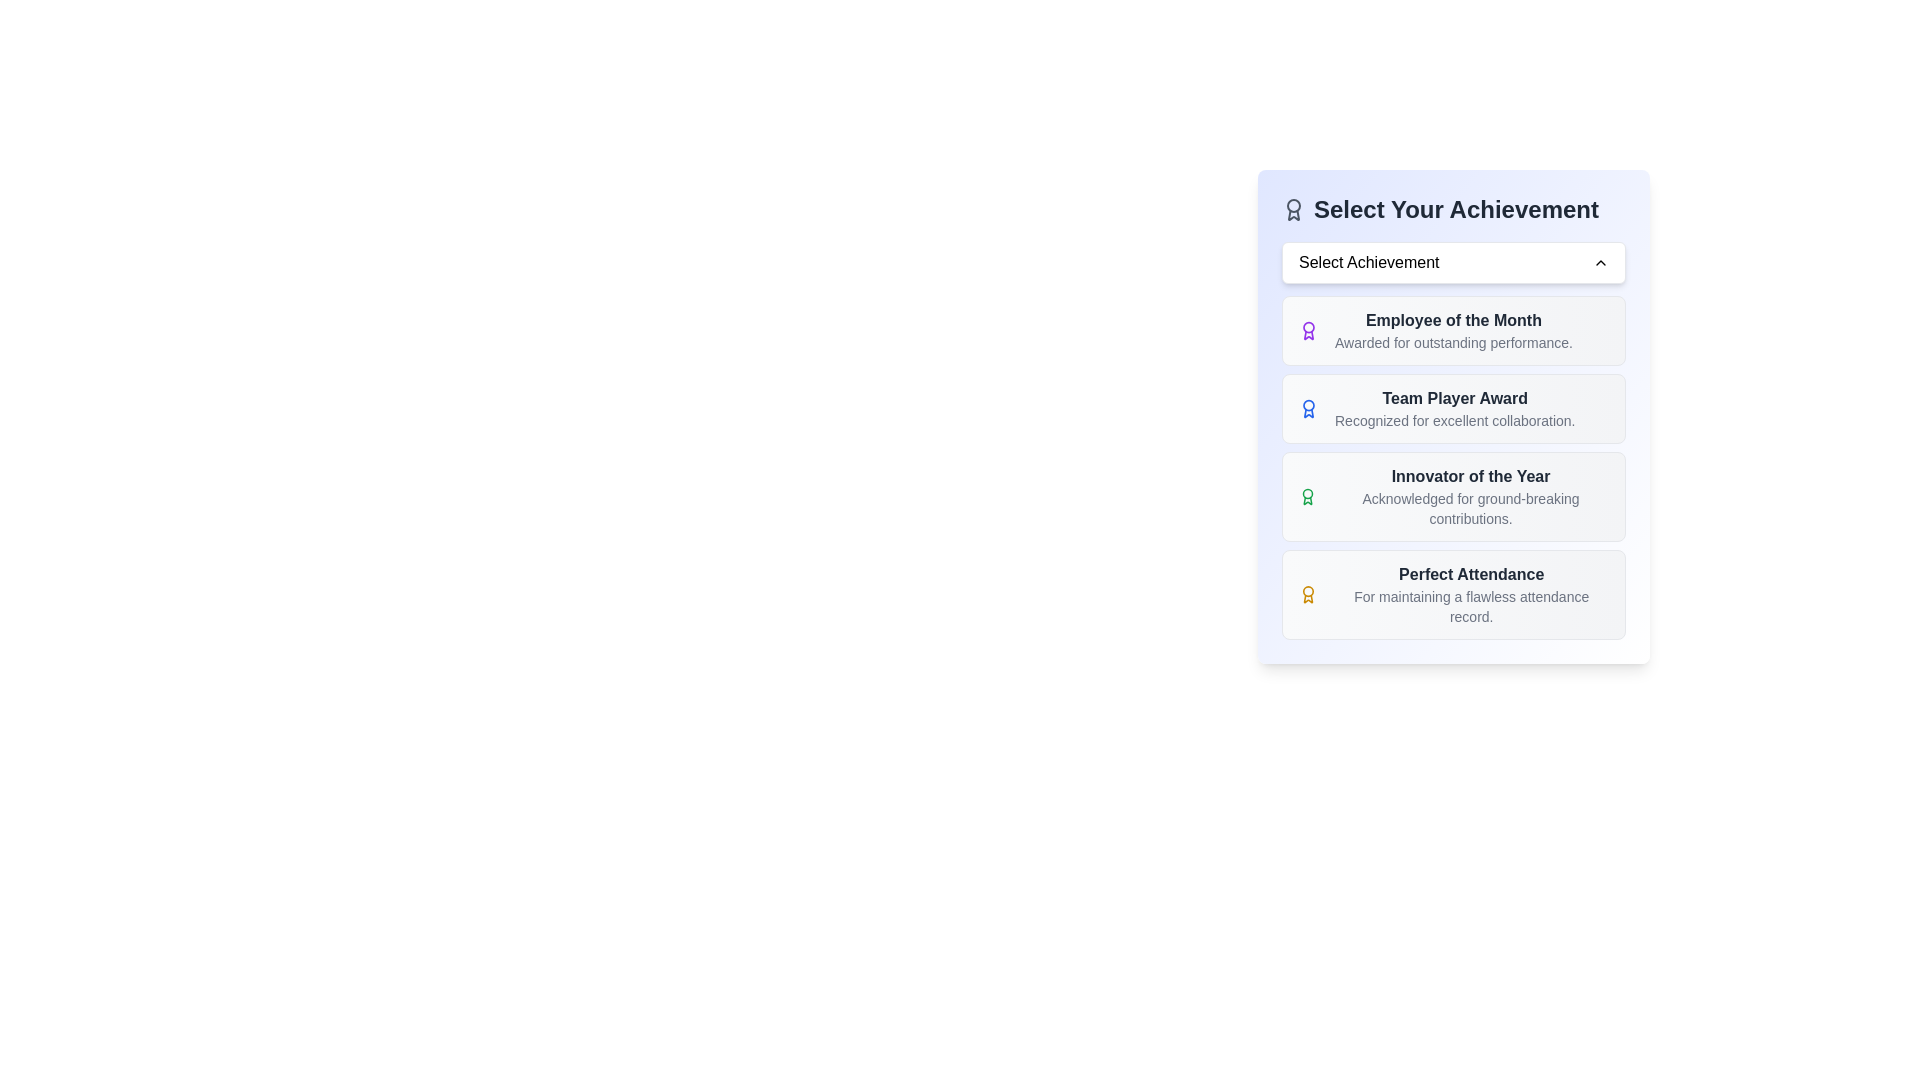  Describe the element at coordinates (1309, 330) in the screenshot. I see `the decorative medal-like icon with a purple outline, positioned to the left of the text 'Employee of the Month' in the achievements list` at that location.